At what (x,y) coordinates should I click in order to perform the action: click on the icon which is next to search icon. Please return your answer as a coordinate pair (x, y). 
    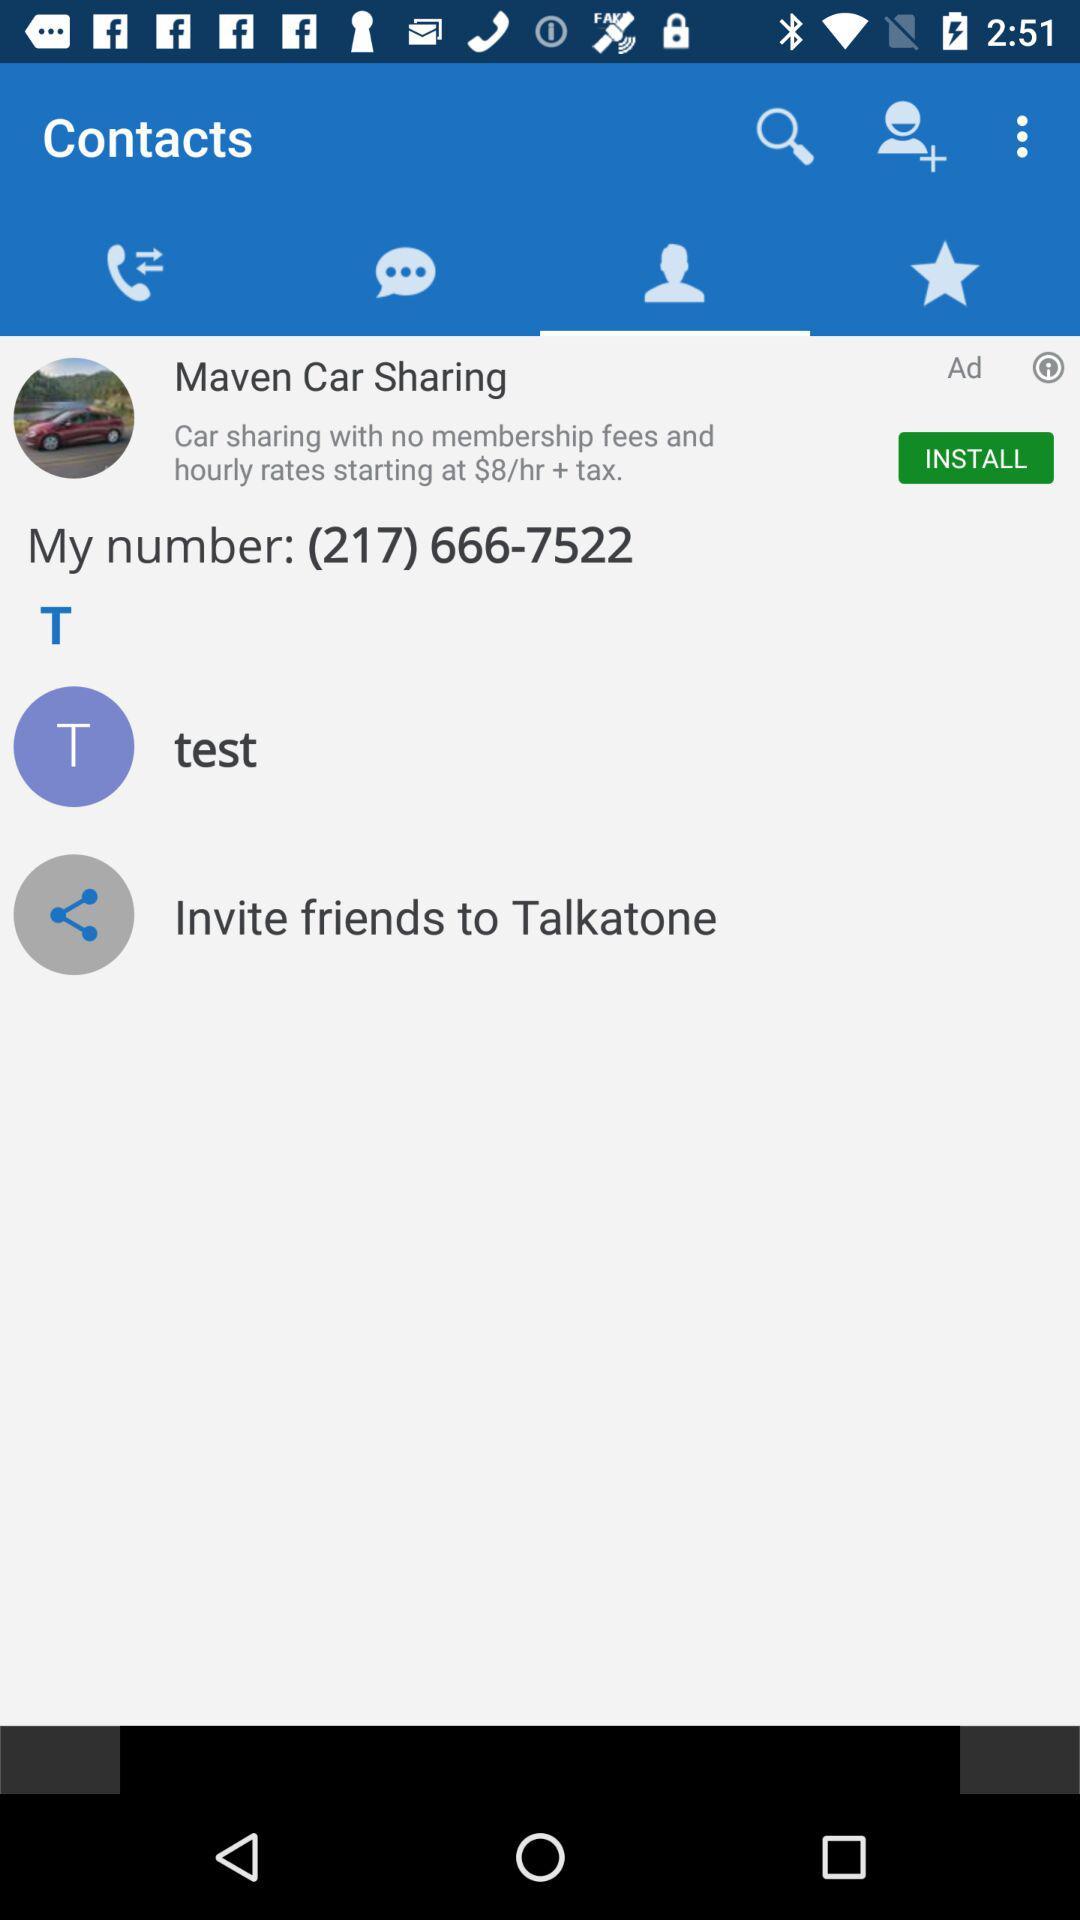
    Looking at the image, I should click on (911, 136).